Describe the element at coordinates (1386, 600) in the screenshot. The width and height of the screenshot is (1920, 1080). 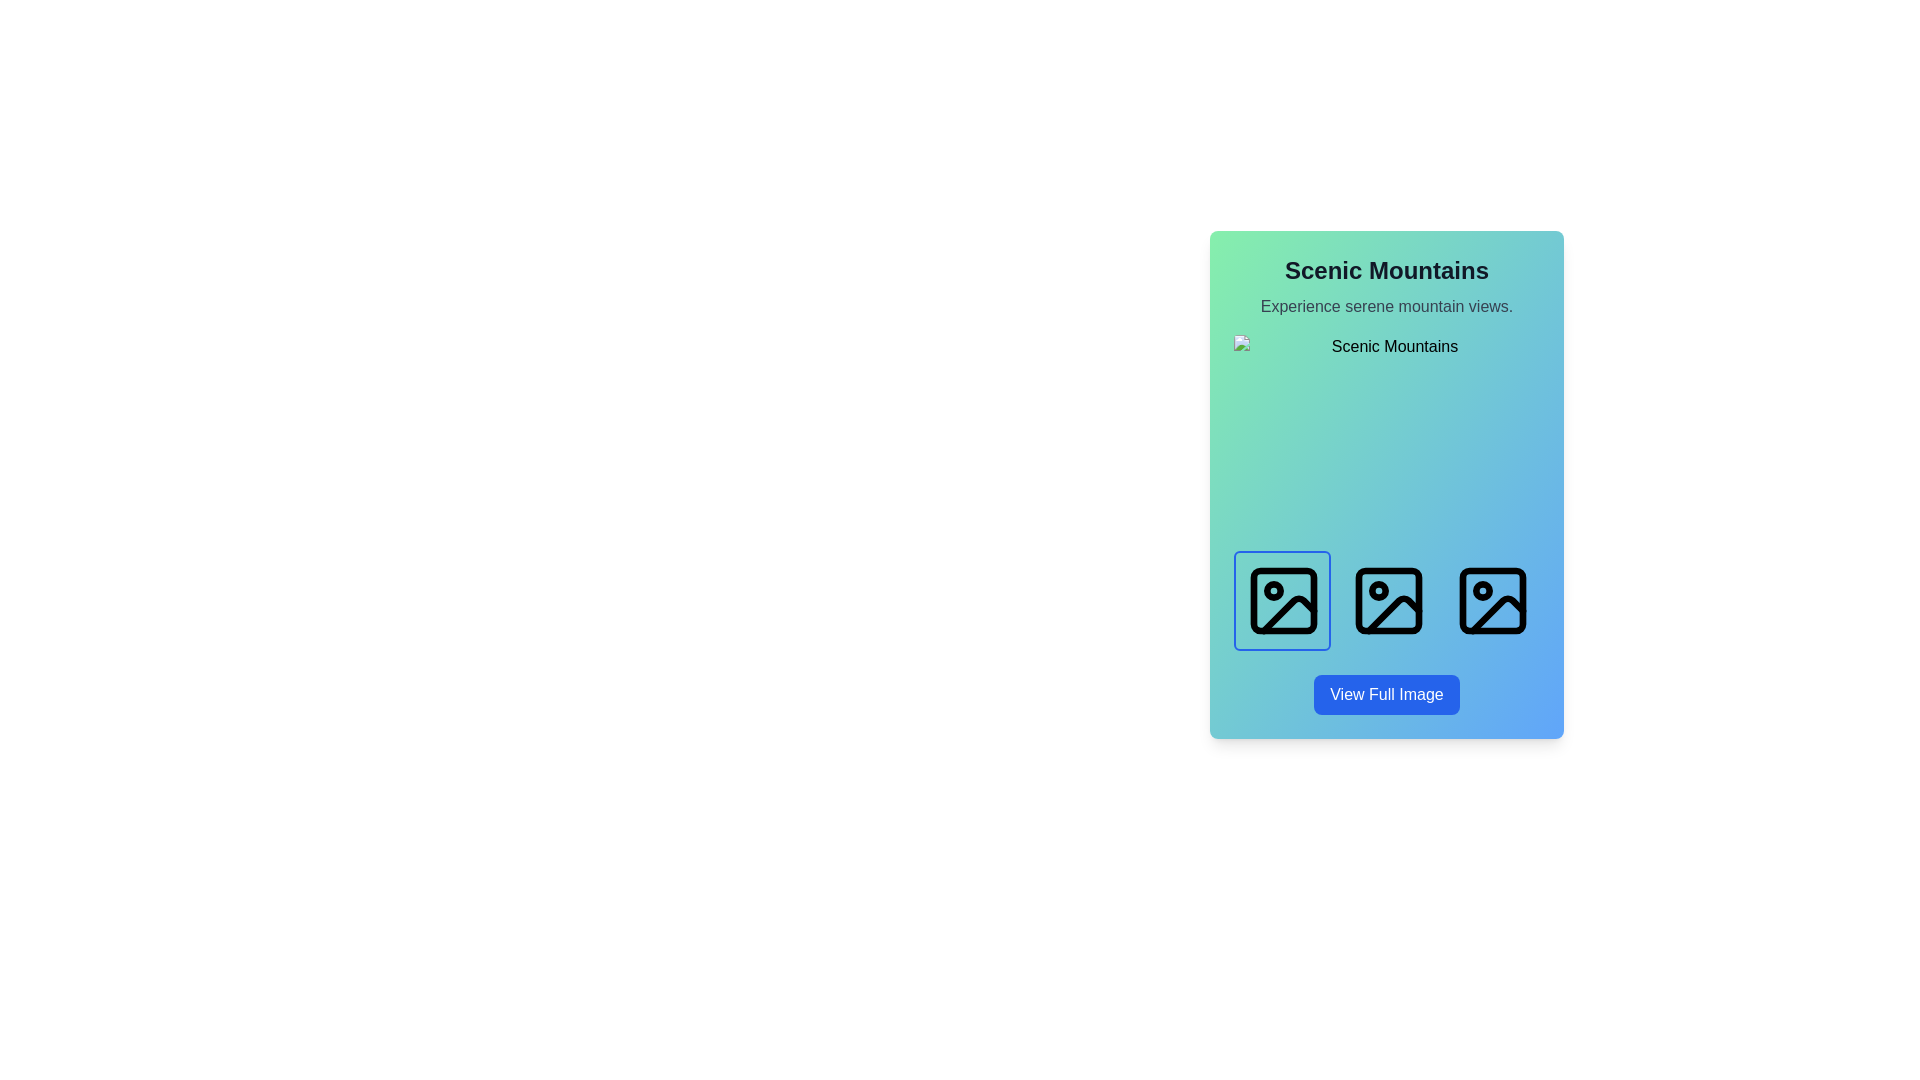
I see `the second selectable image icon representing 'Sunlit Forest'` at that location.